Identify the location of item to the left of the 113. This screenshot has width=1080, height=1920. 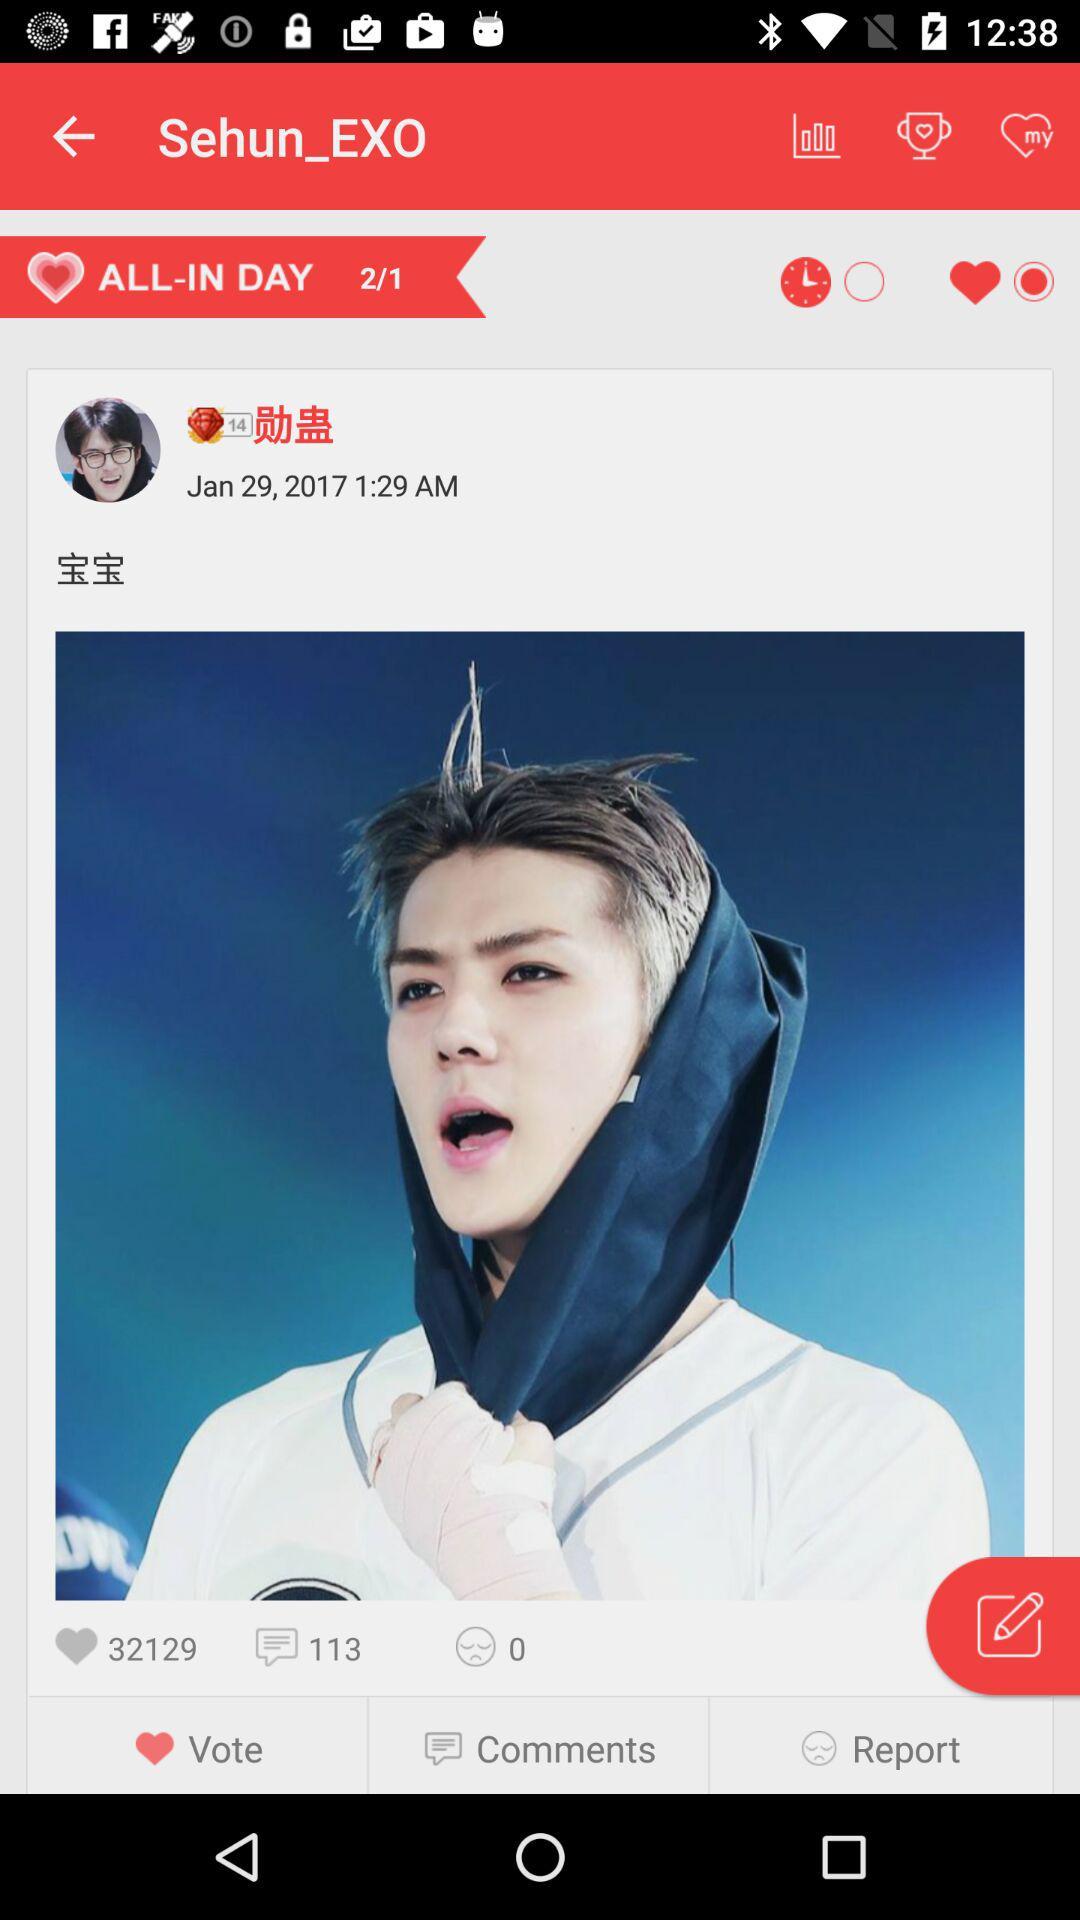
(281, 1646).